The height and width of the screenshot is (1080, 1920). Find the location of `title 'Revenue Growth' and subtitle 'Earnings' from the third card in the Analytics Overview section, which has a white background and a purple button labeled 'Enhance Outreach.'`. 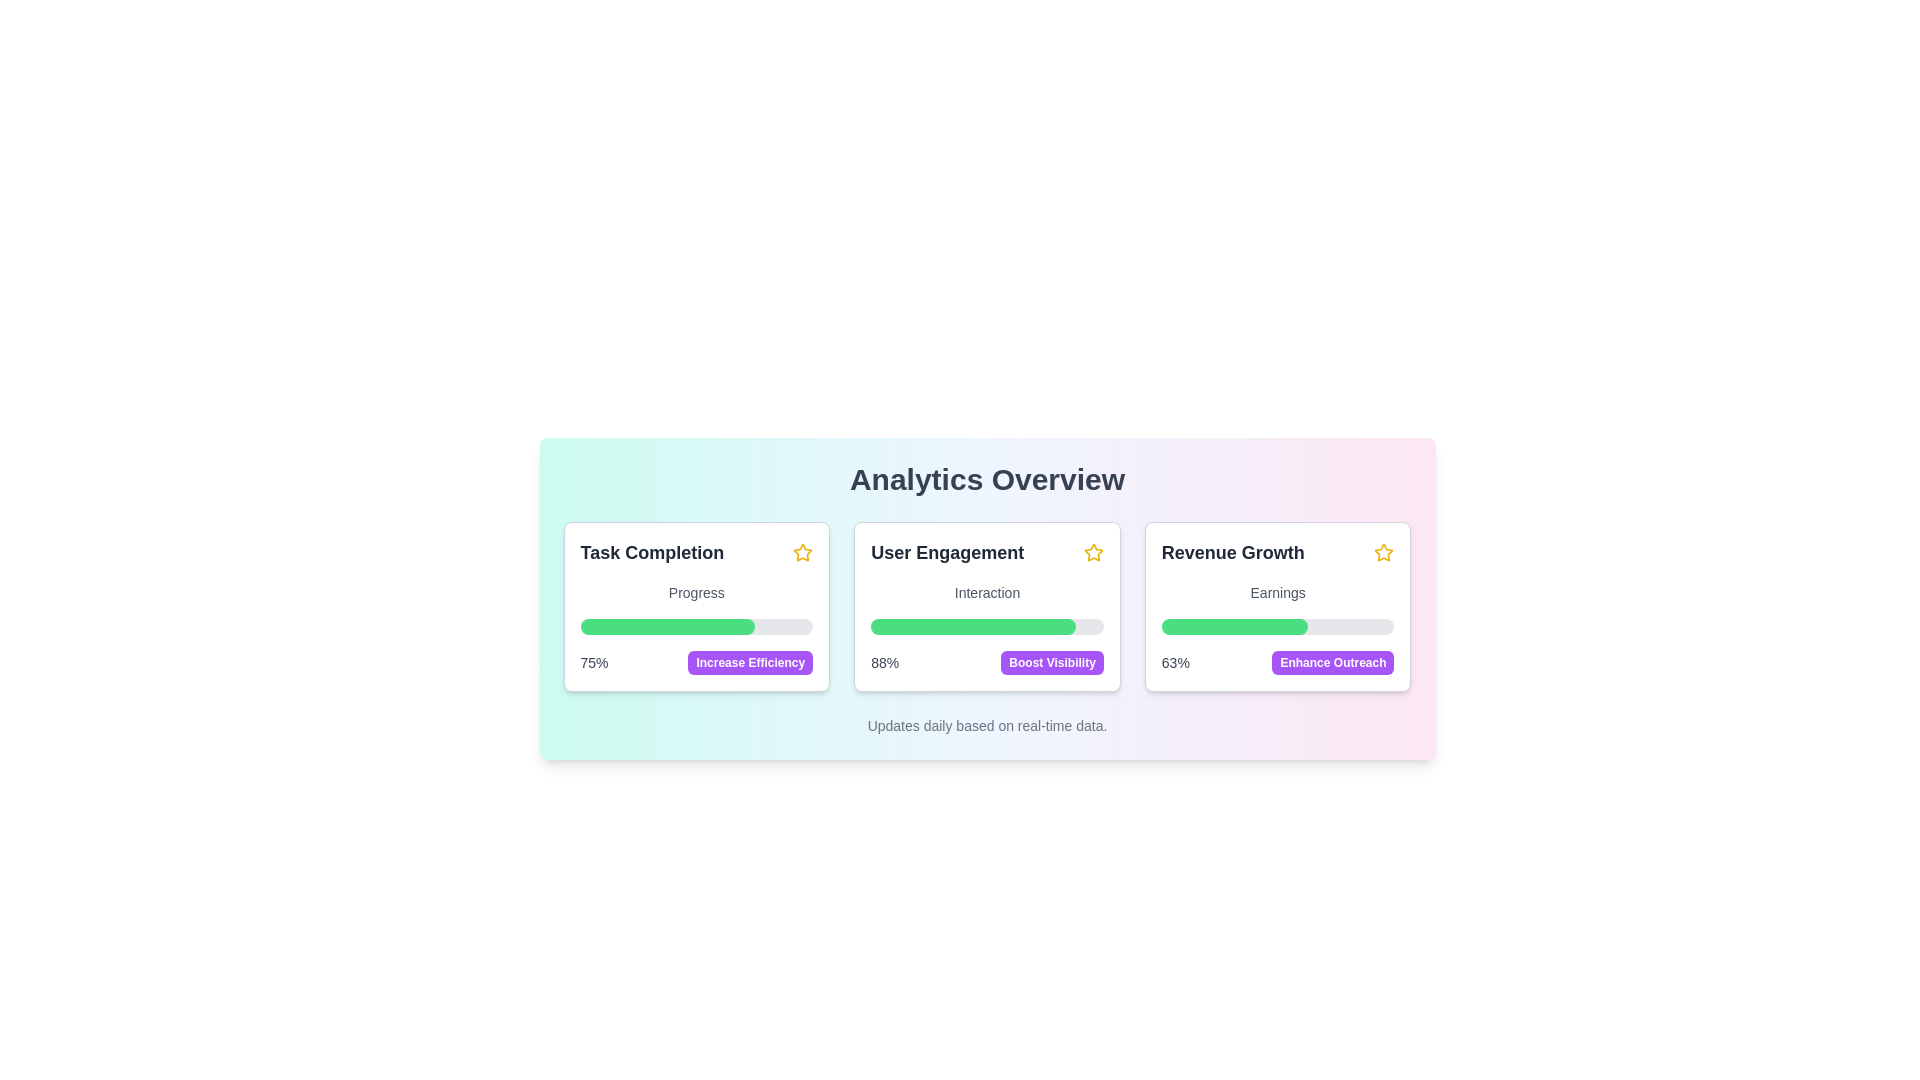

title 'Revenue Growth' and subtitle 'Earnings' from the third card in the Analytics Overview section, which has a white background and a purple button labeled 'Enhance Outreach.' is located at coordinates (1277, 605).